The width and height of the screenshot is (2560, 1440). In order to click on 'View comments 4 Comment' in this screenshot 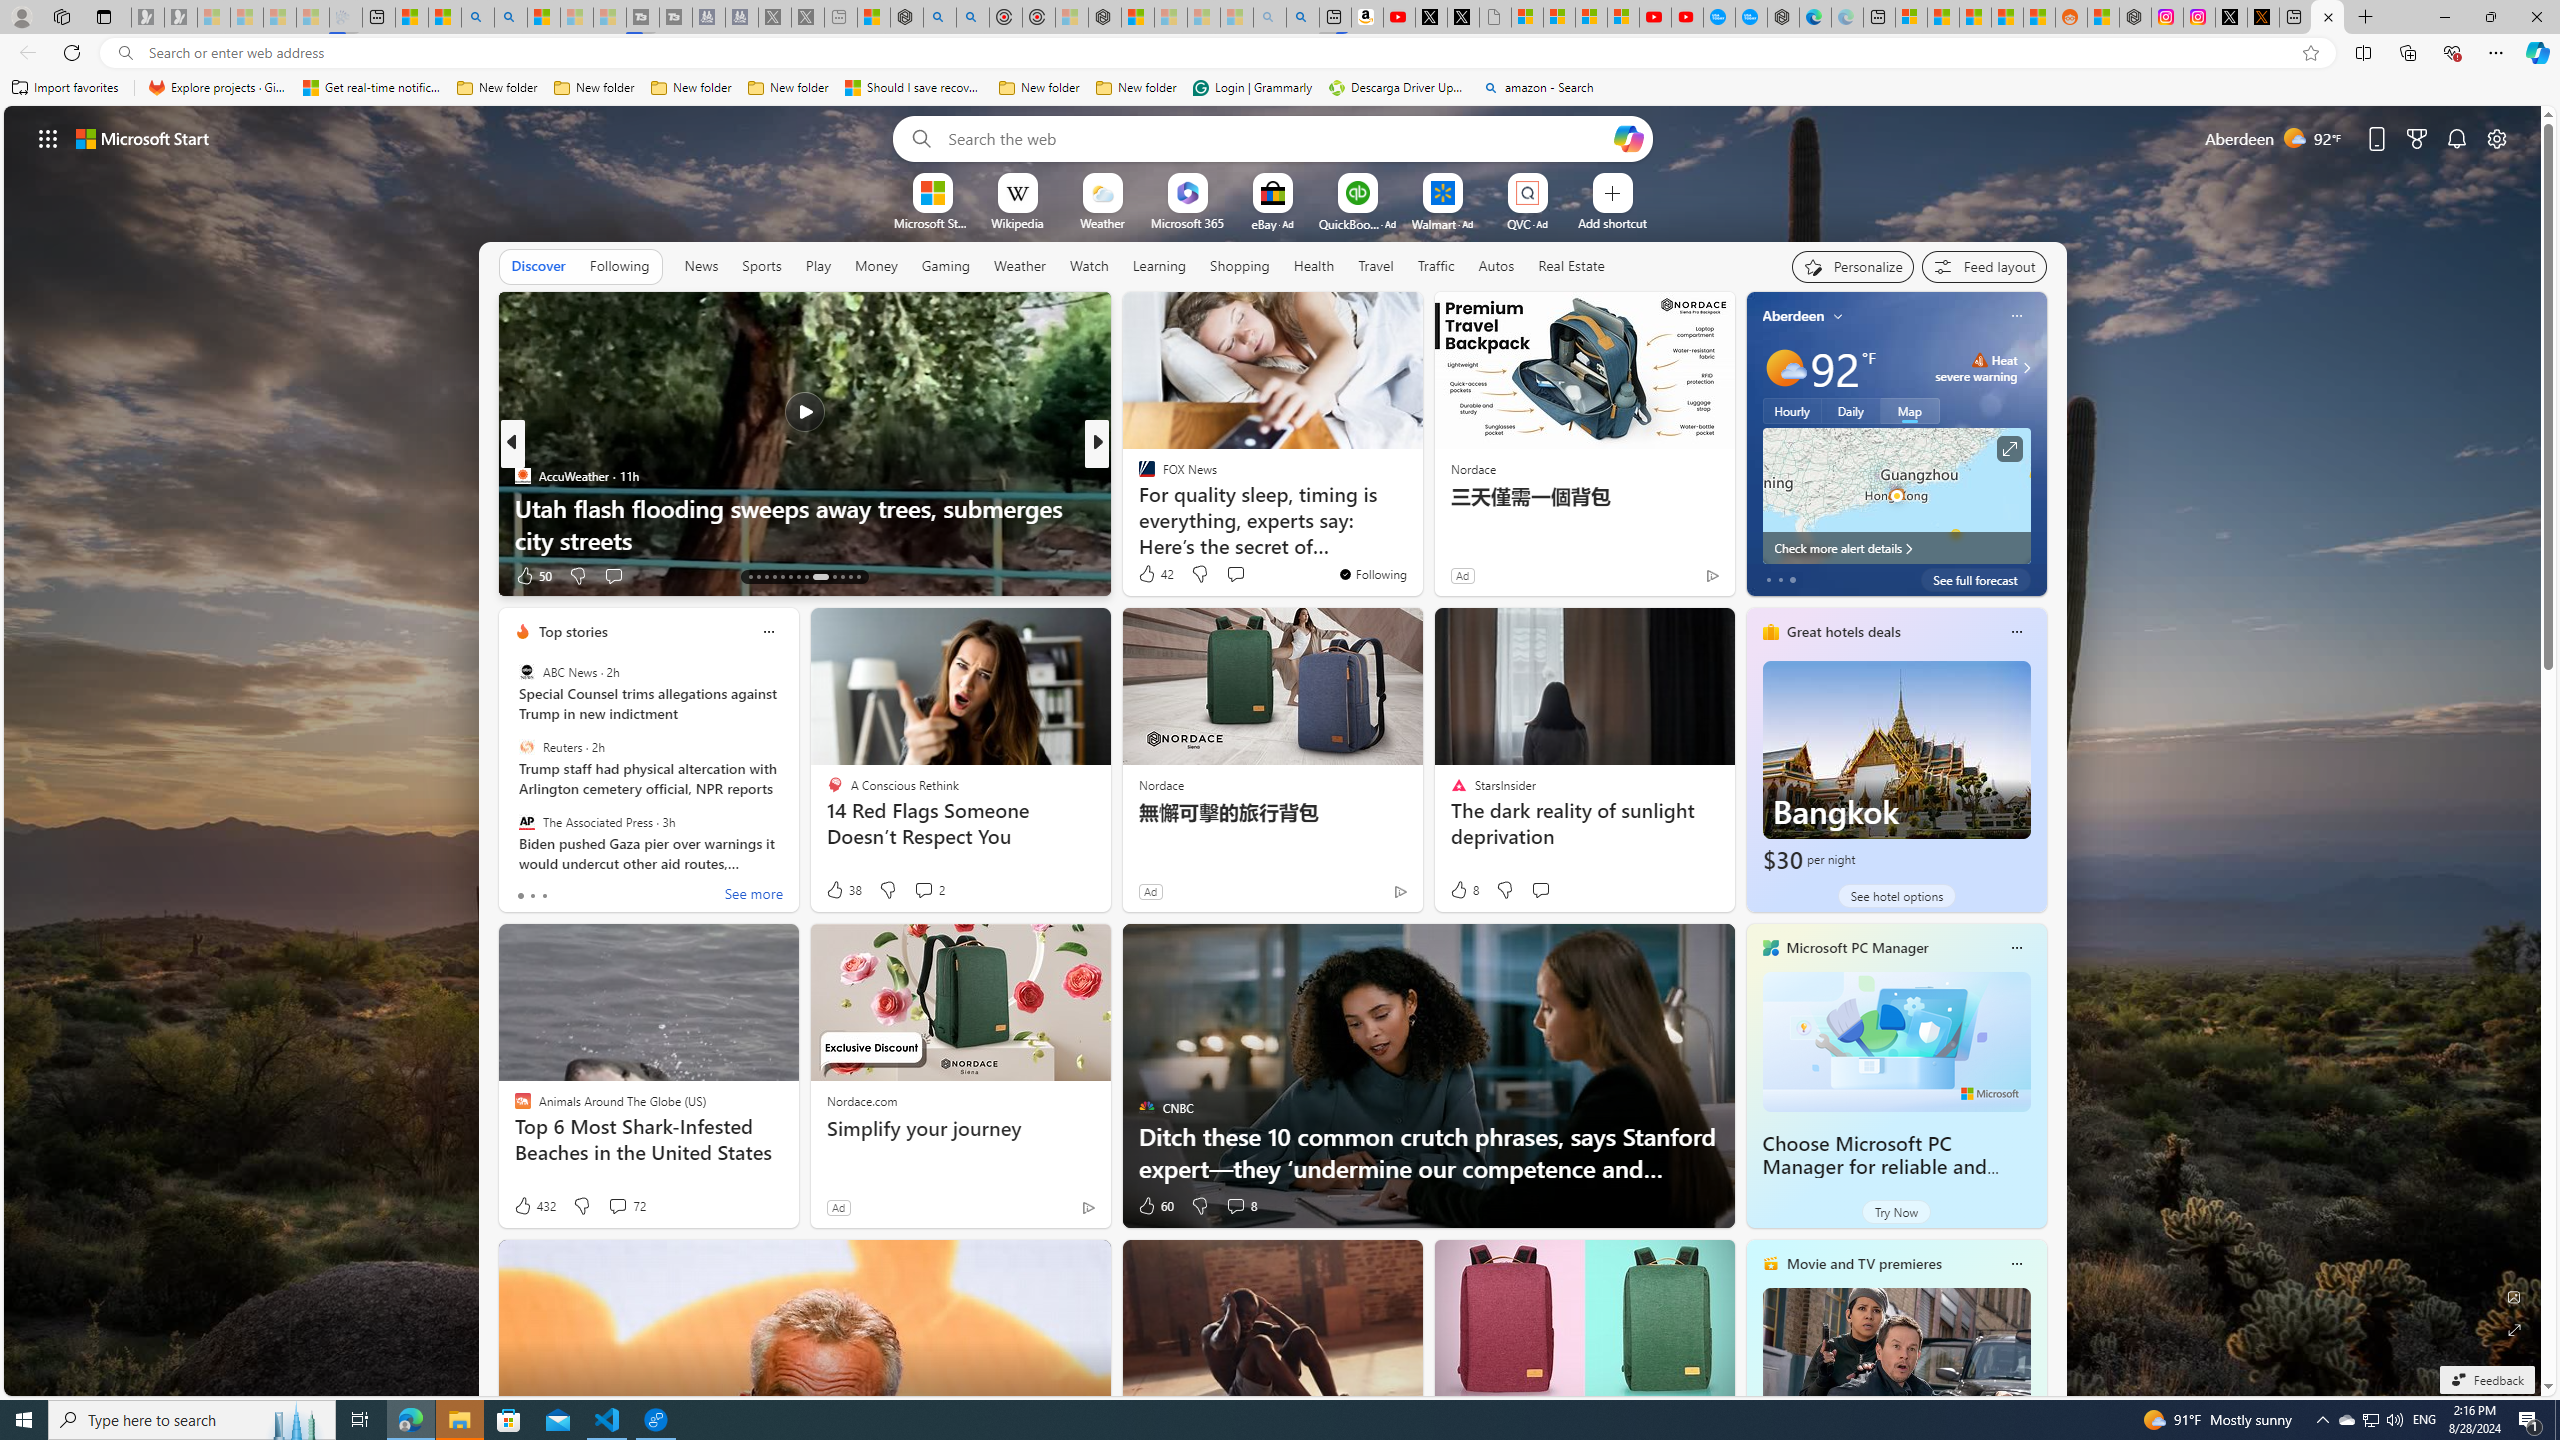, I will do `click(1227, 574)`.